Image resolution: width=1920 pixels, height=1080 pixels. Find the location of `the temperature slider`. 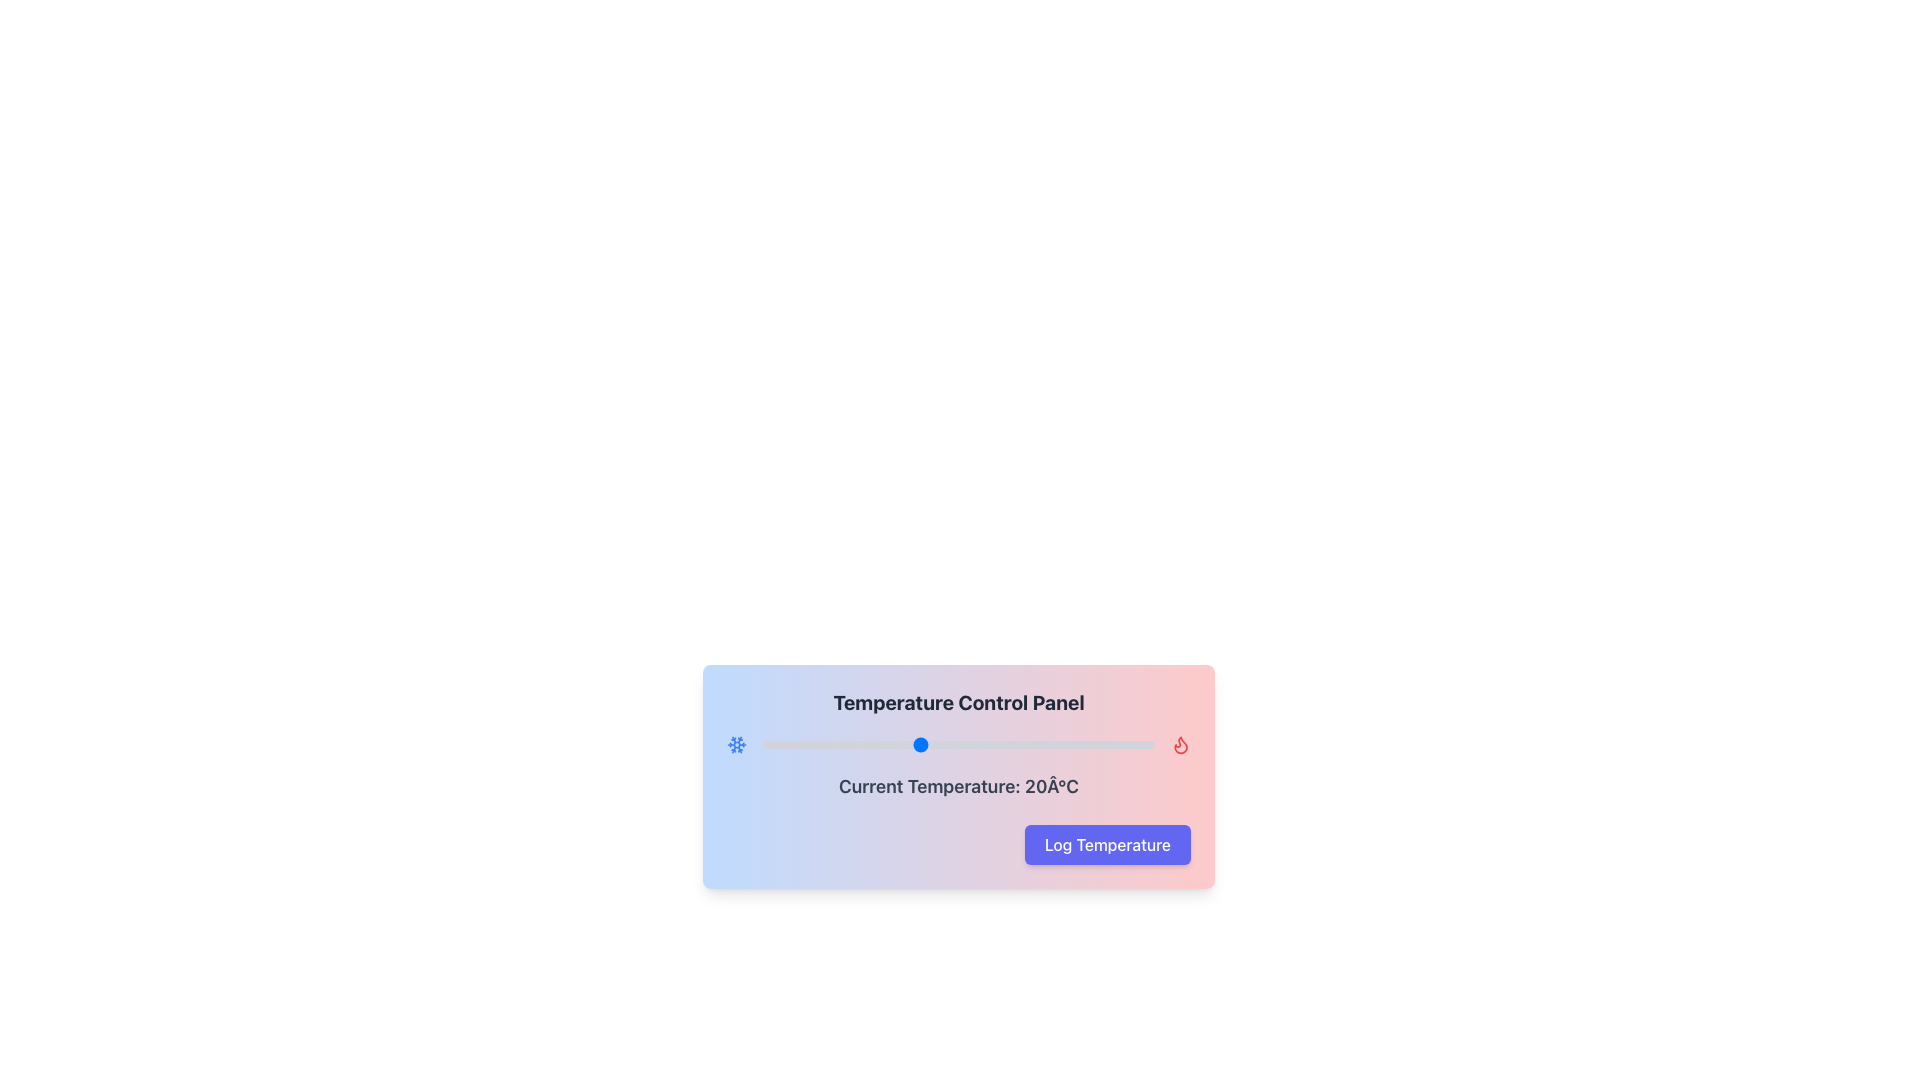

the temperature slider is located at coordinates (762, 744).